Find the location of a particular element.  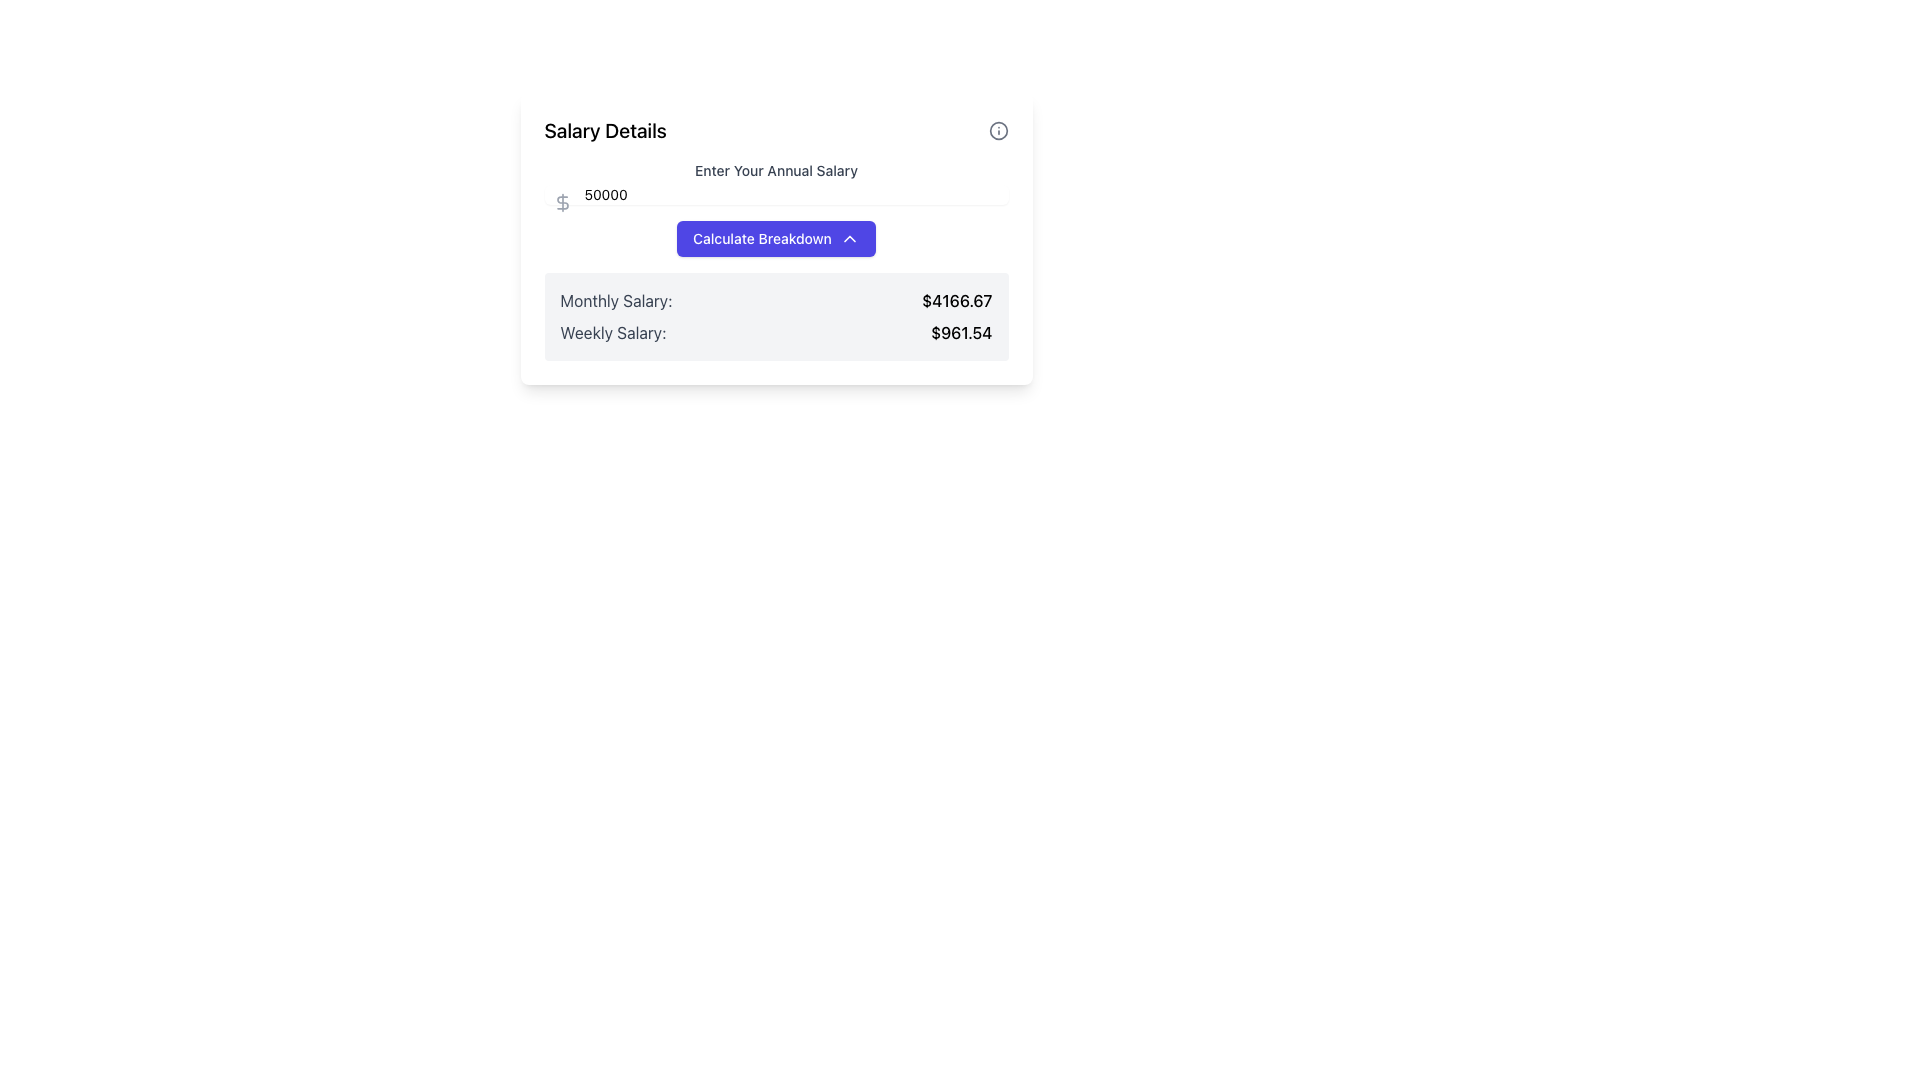

the dollar sign icon located inside the annual salary entry input field, positioned to the left of the numeric input displaying '50000' is located at coordinates (561, 203).